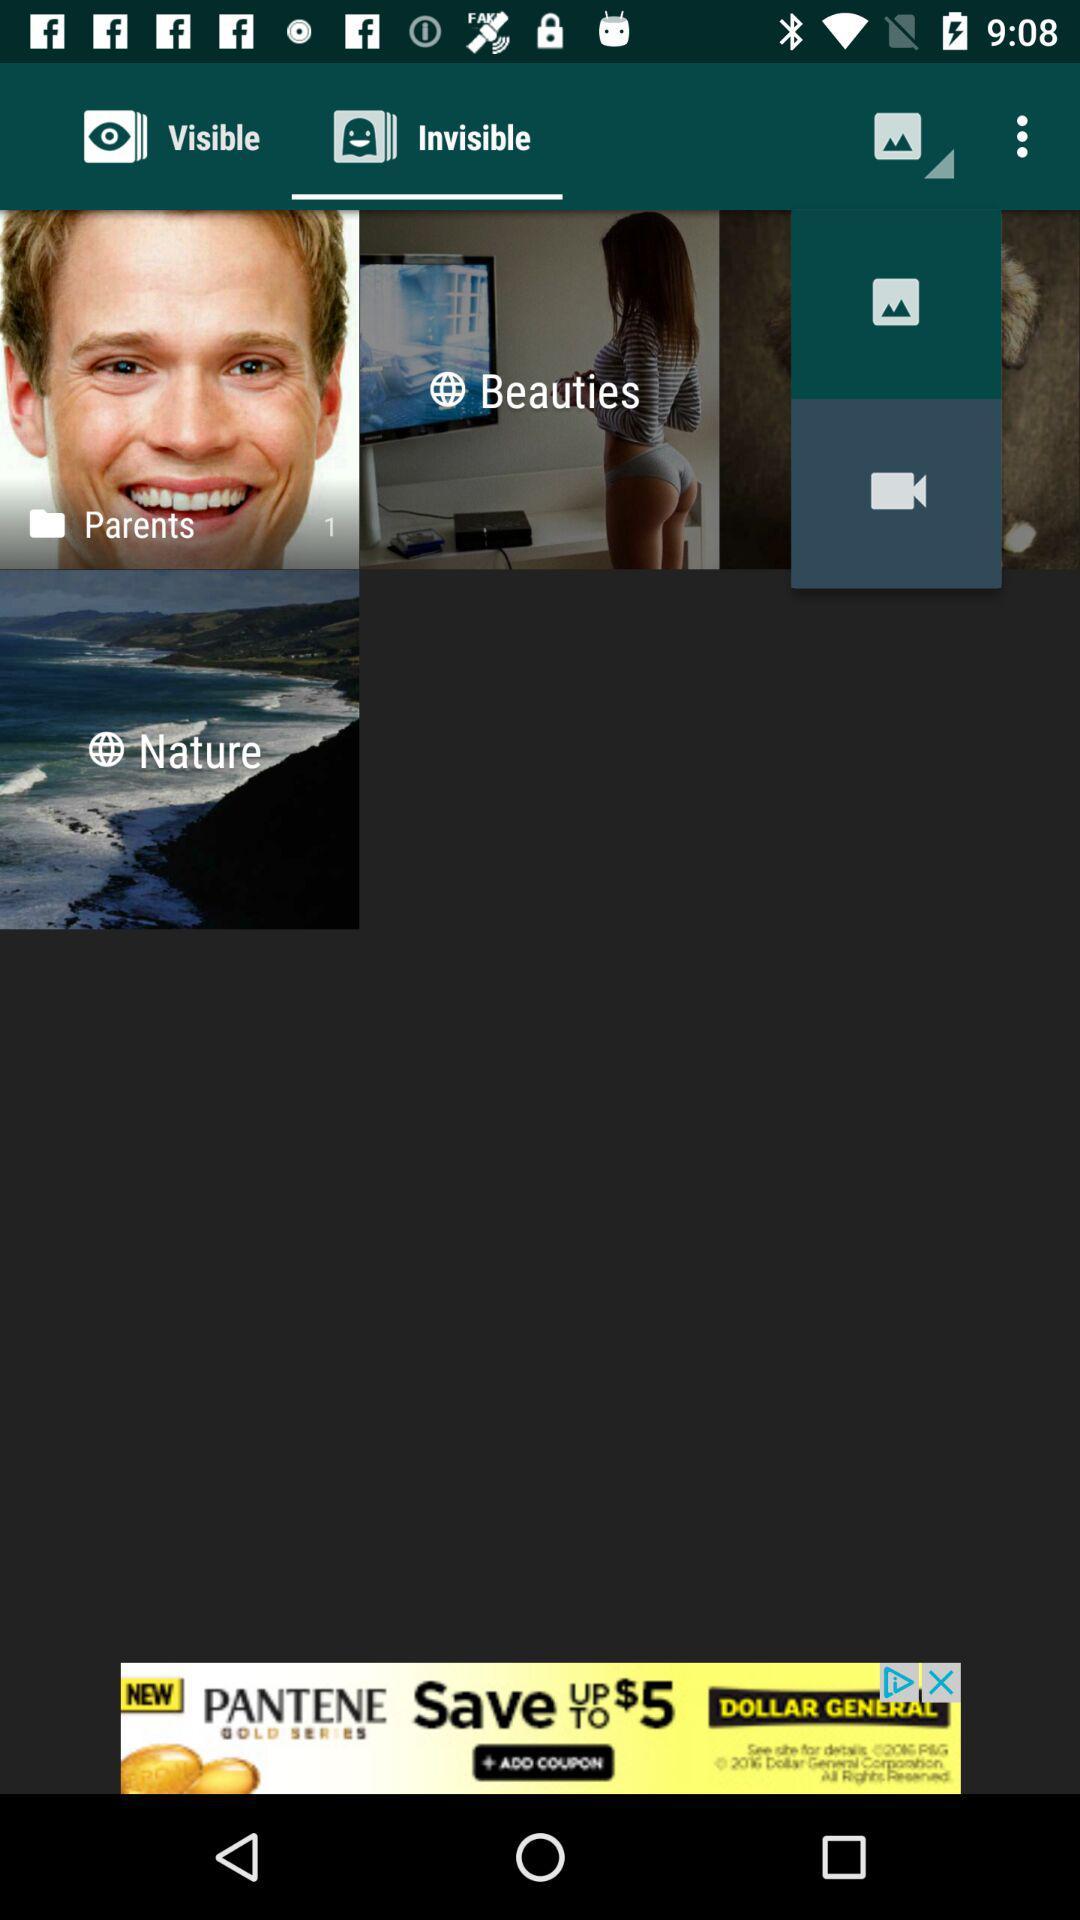 The image size is (1080, 1920). Describe the element at coordinates (540, 1727) in the screenshot. I see `advertisement` at that location.